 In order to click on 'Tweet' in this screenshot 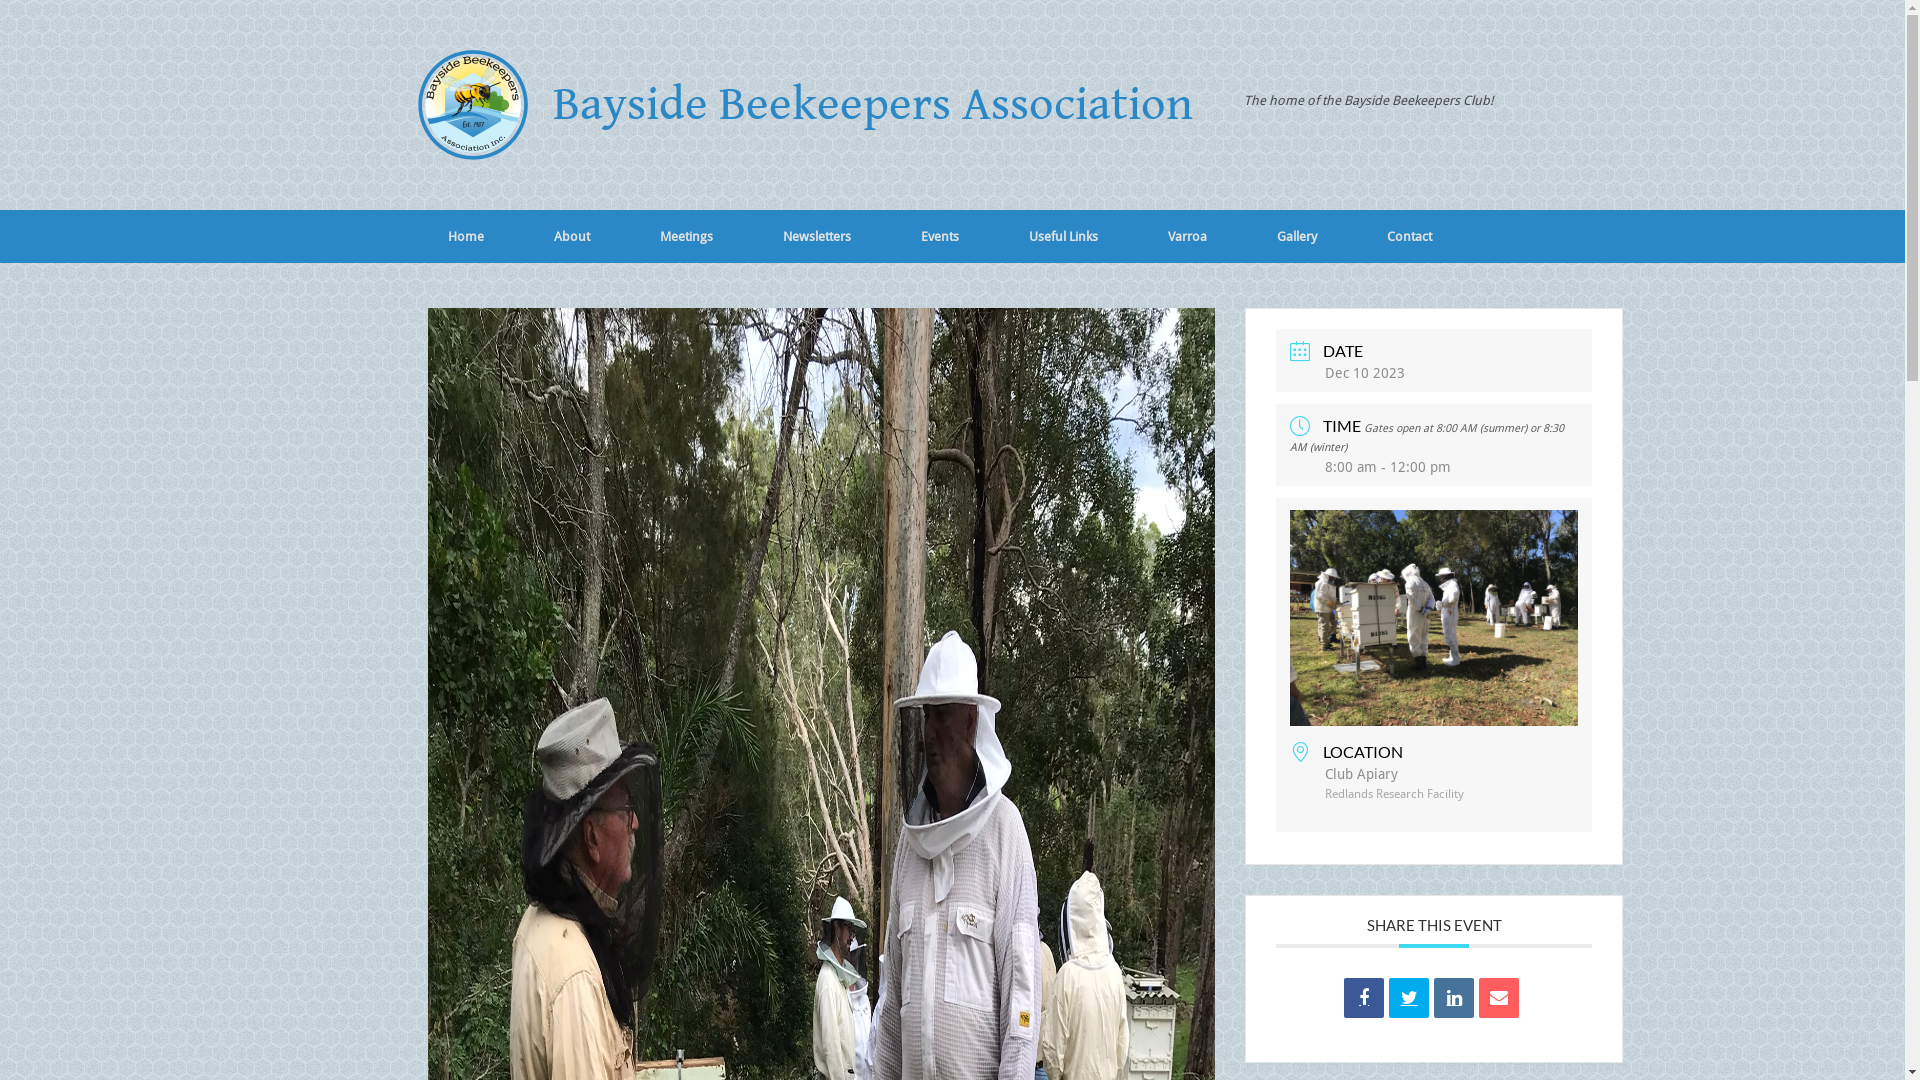, I will do `click(1408, 998)`.